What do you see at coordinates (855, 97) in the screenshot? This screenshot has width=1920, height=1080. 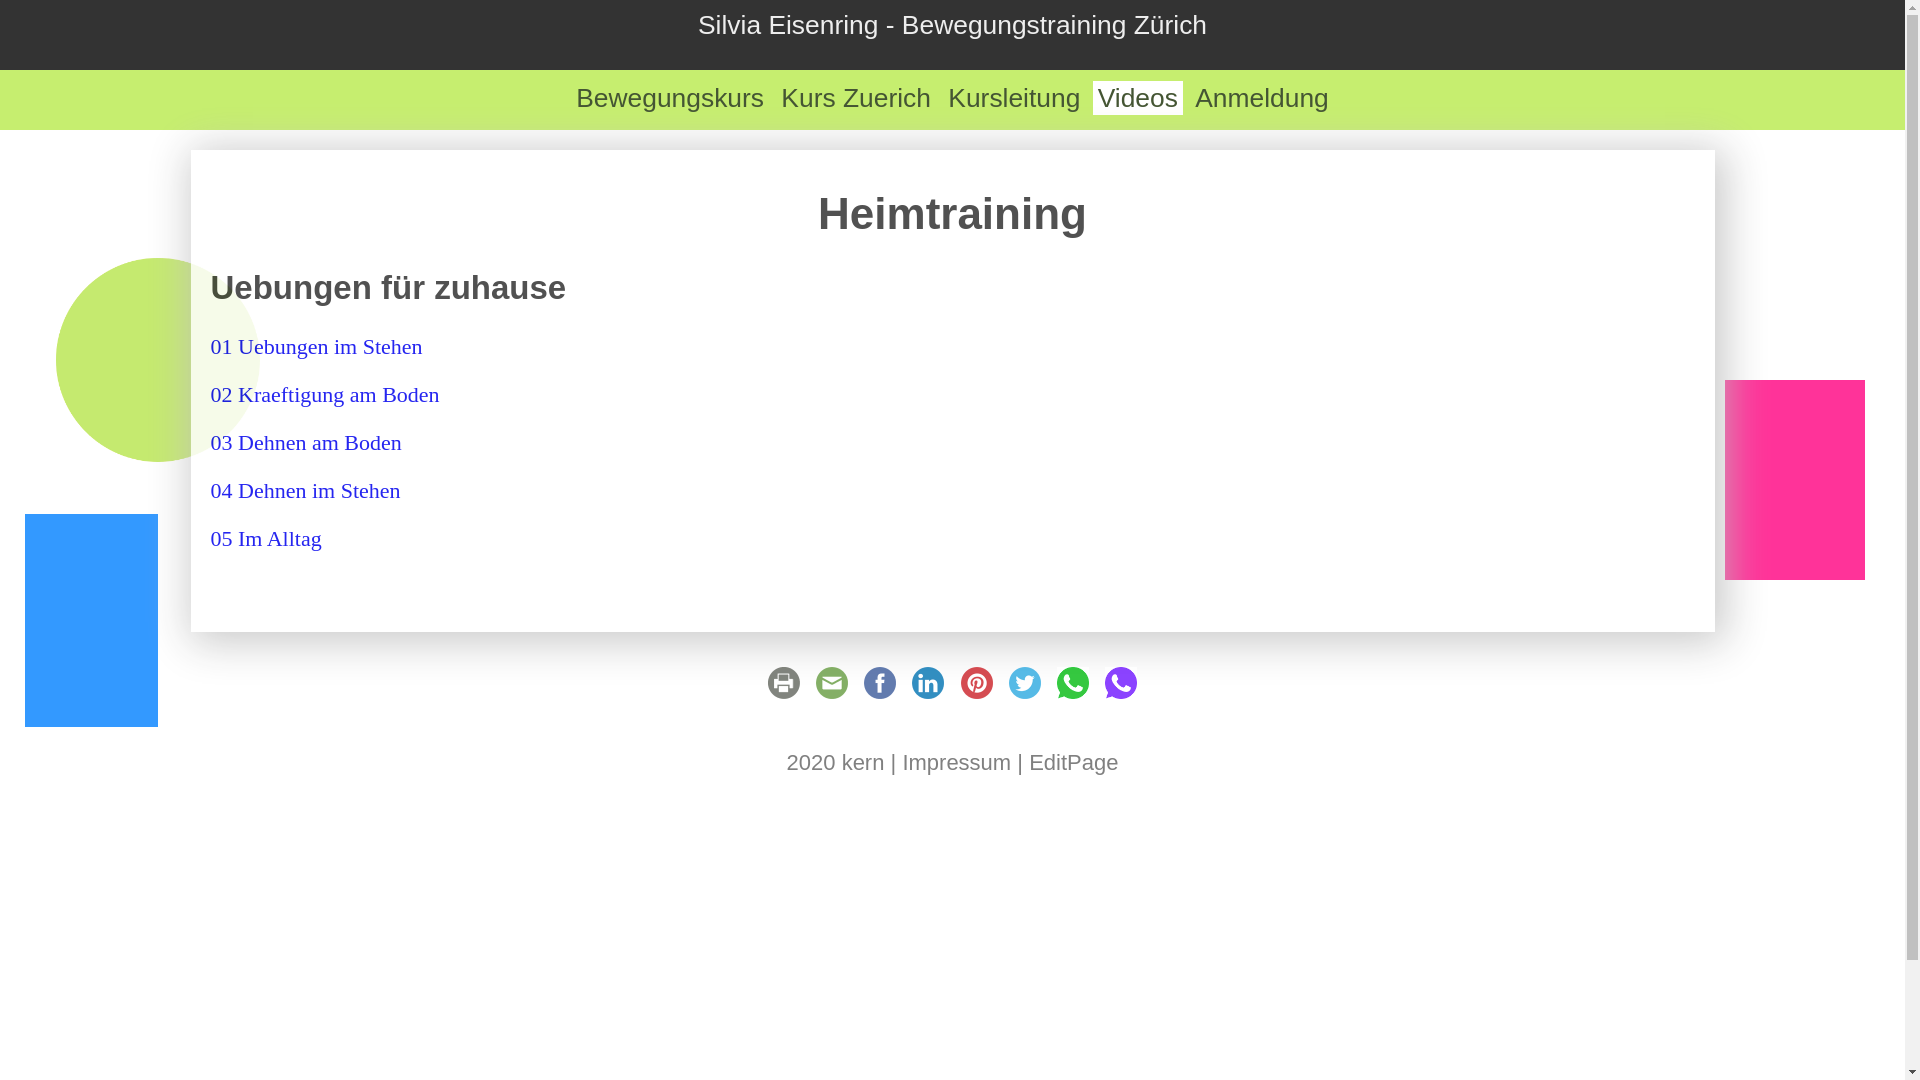 I see `'Kurs Zuerich'` at bounding box center [855, 97].